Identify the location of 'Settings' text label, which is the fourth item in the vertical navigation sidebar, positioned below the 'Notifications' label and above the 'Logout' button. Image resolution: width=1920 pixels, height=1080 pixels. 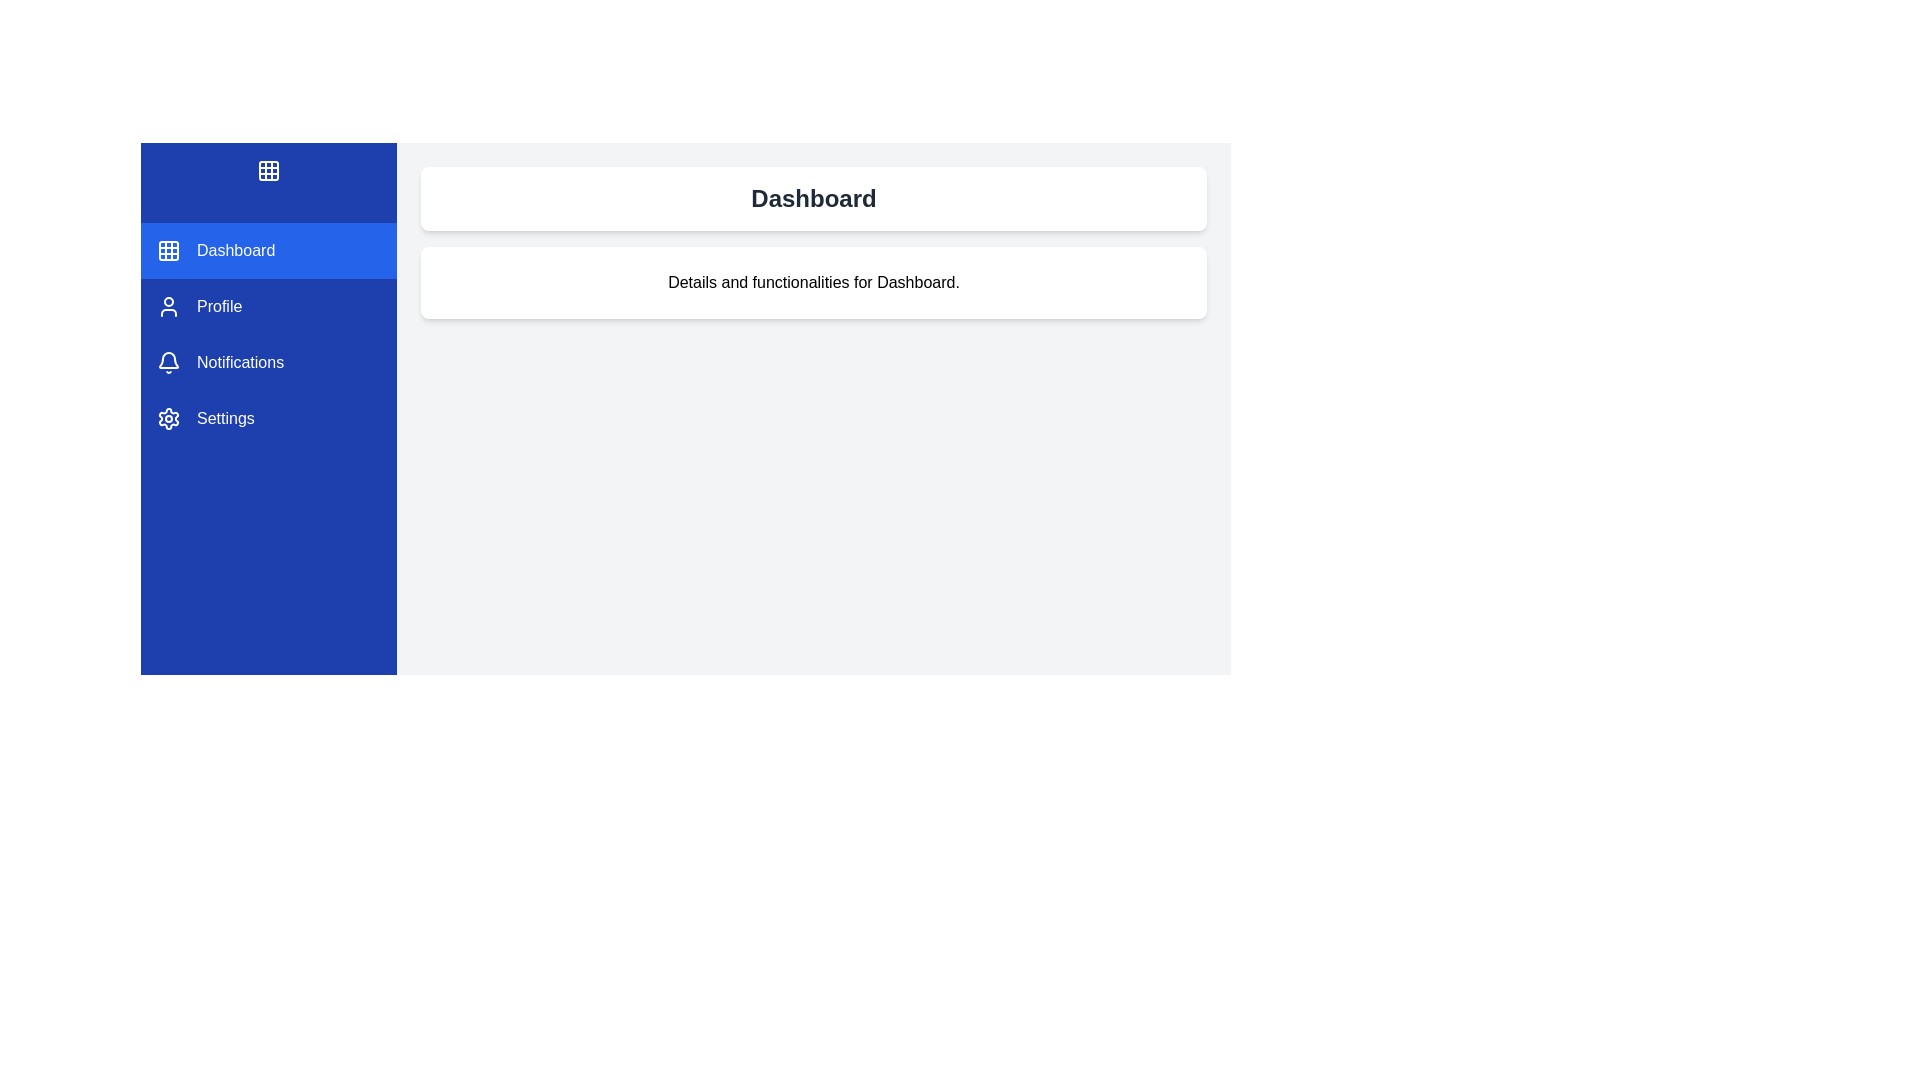
(225, 418).